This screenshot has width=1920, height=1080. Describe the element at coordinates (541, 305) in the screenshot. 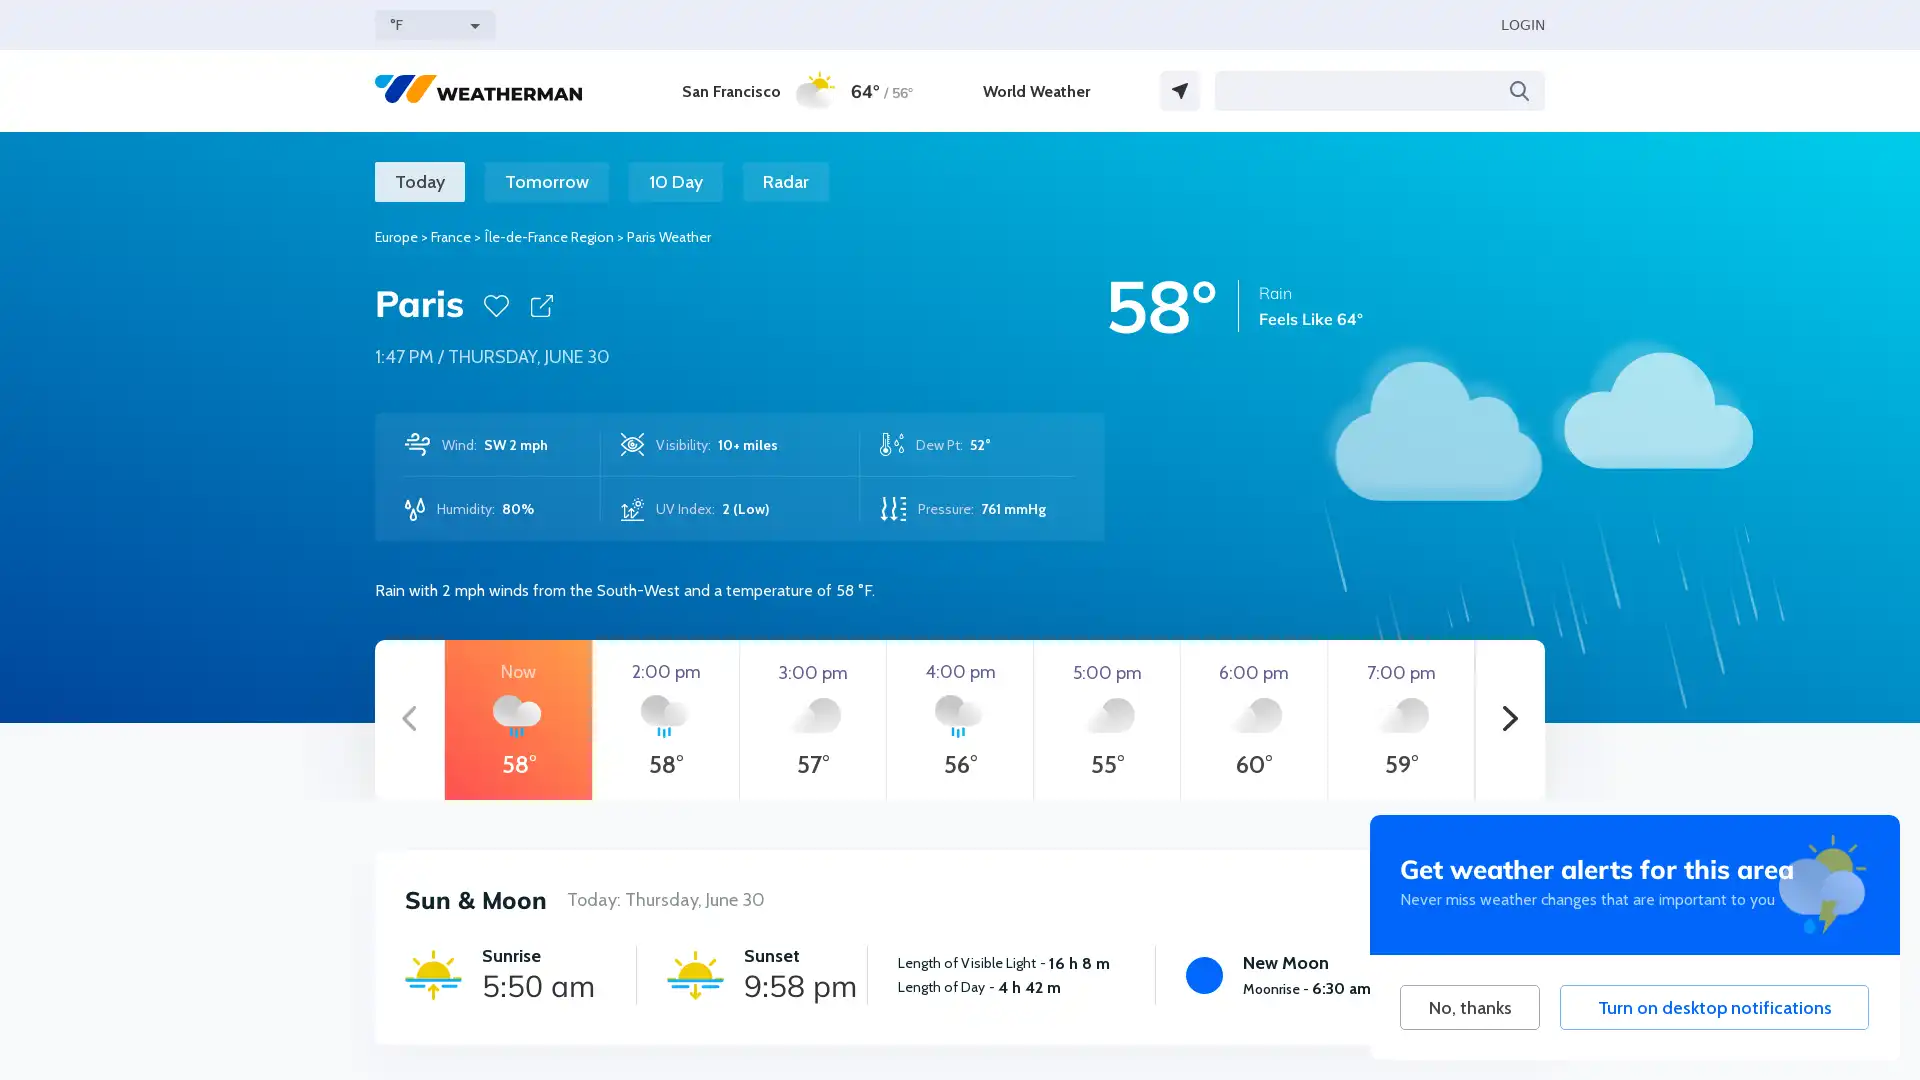

I see `Share` at that location.